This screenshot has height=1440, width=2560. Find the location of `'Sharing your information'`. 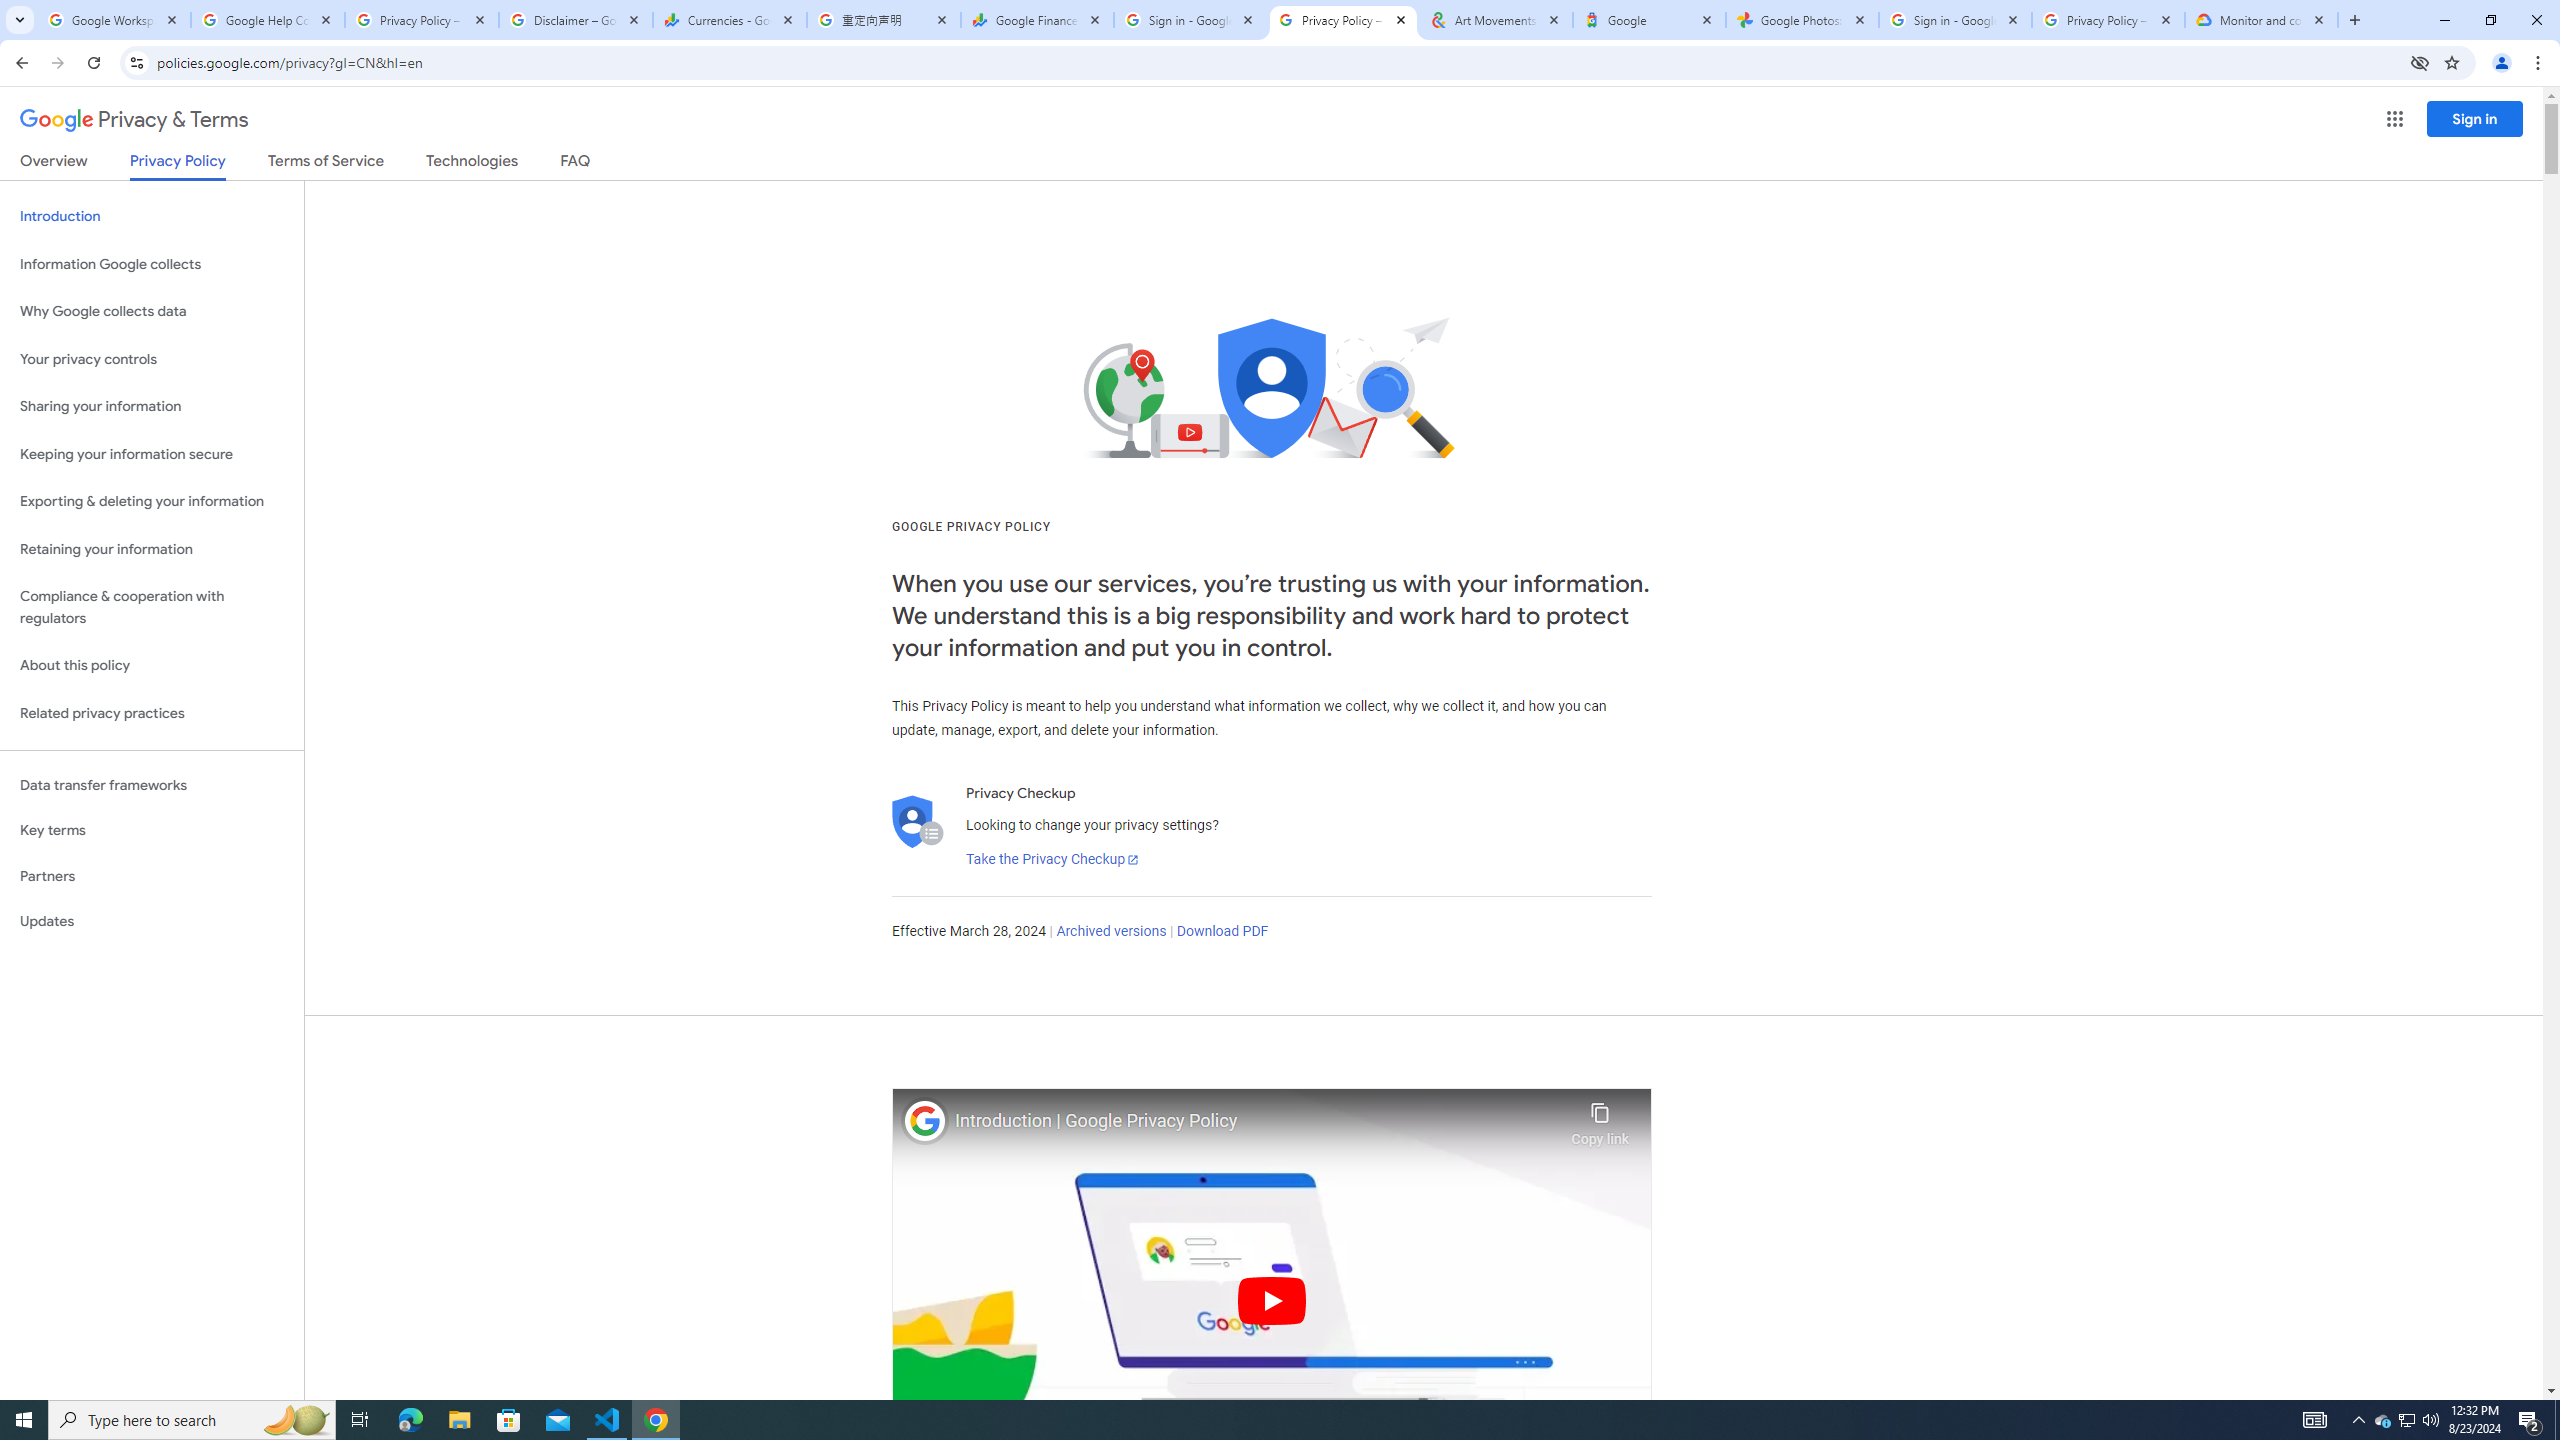

'Sharing your information' is located at coordinates (151, 405).